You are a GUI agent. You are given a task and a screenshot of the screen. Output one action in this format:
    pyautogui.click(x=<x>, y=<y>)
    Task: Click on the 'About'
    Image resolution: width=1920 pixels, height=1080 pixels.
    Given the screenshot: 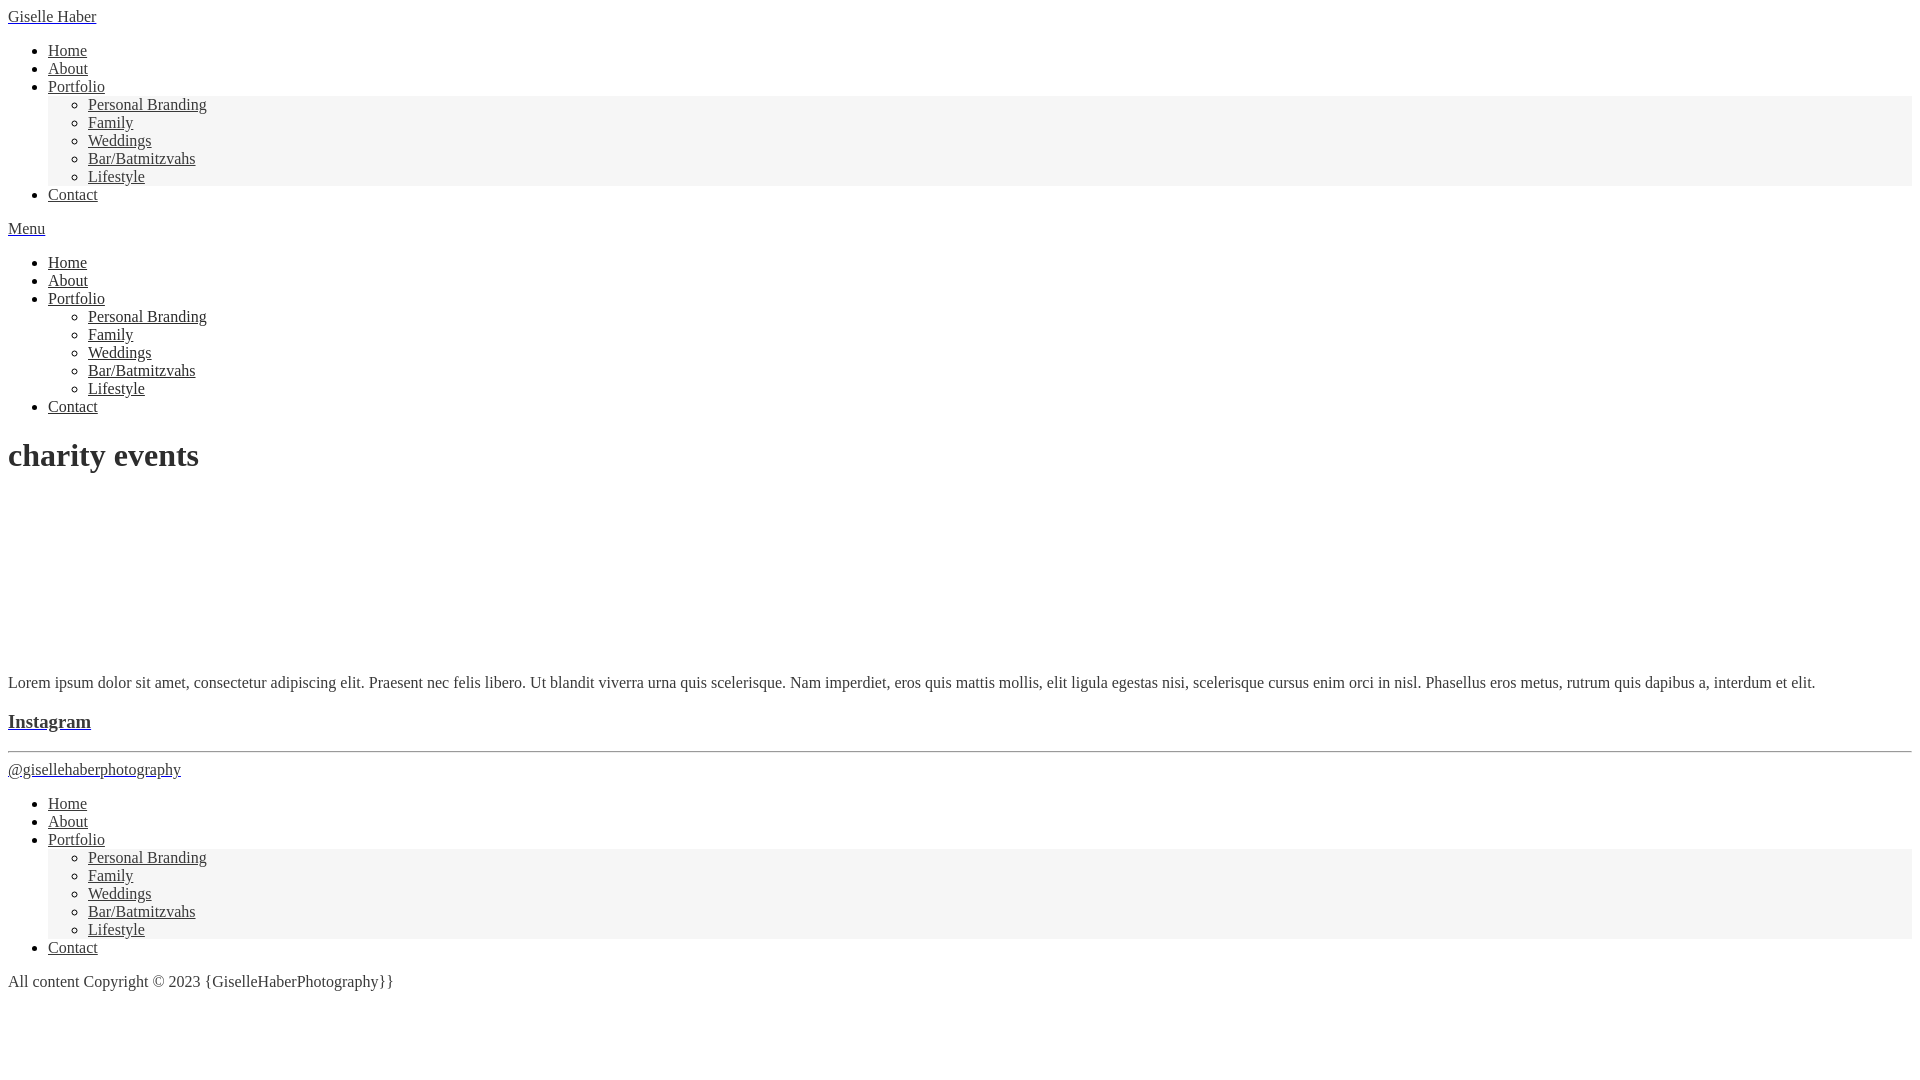 What is the action you would take?
    pyautogui.click(x=67, y=821)
    